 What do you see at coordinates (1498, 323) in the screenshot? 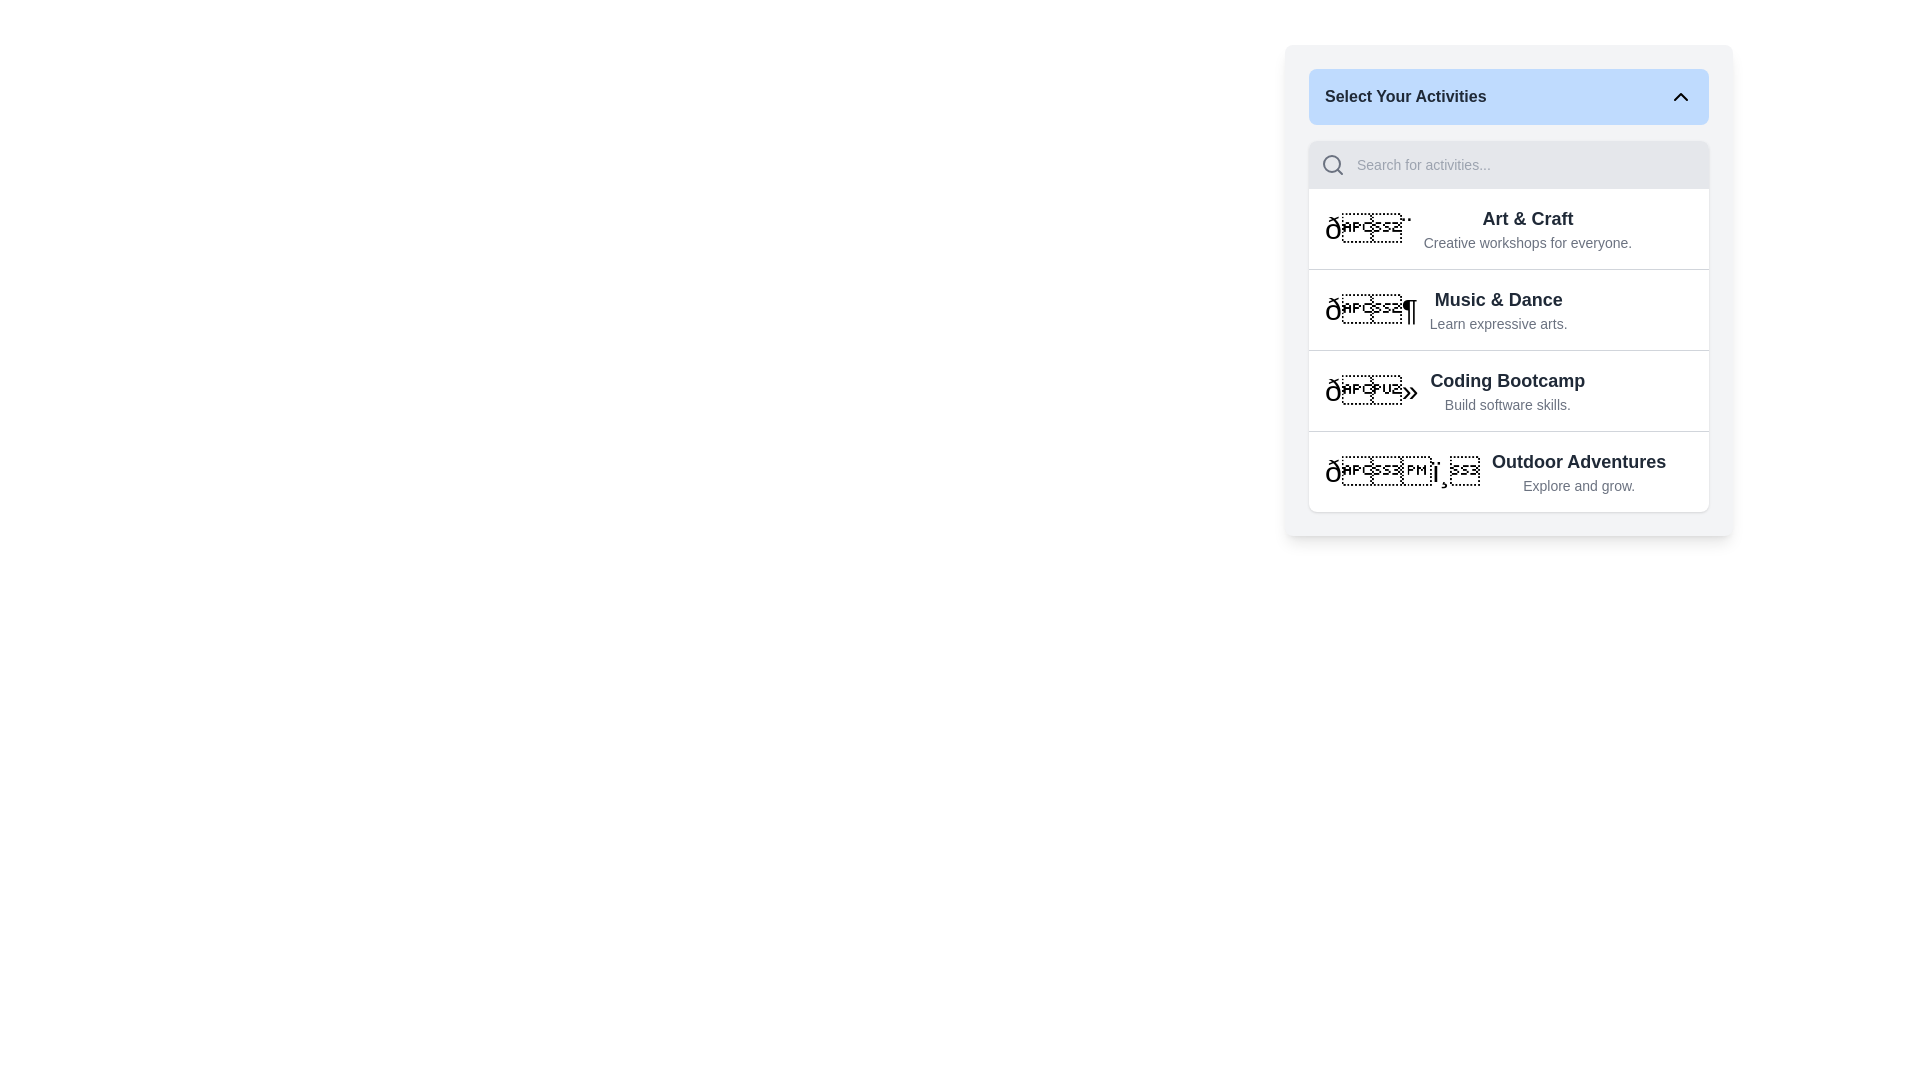
I see `the descriptive text snippet reading 'Learn expressive arts.' located beneath the heading 'Music & Dance'` at bounding box center [1498, 323].